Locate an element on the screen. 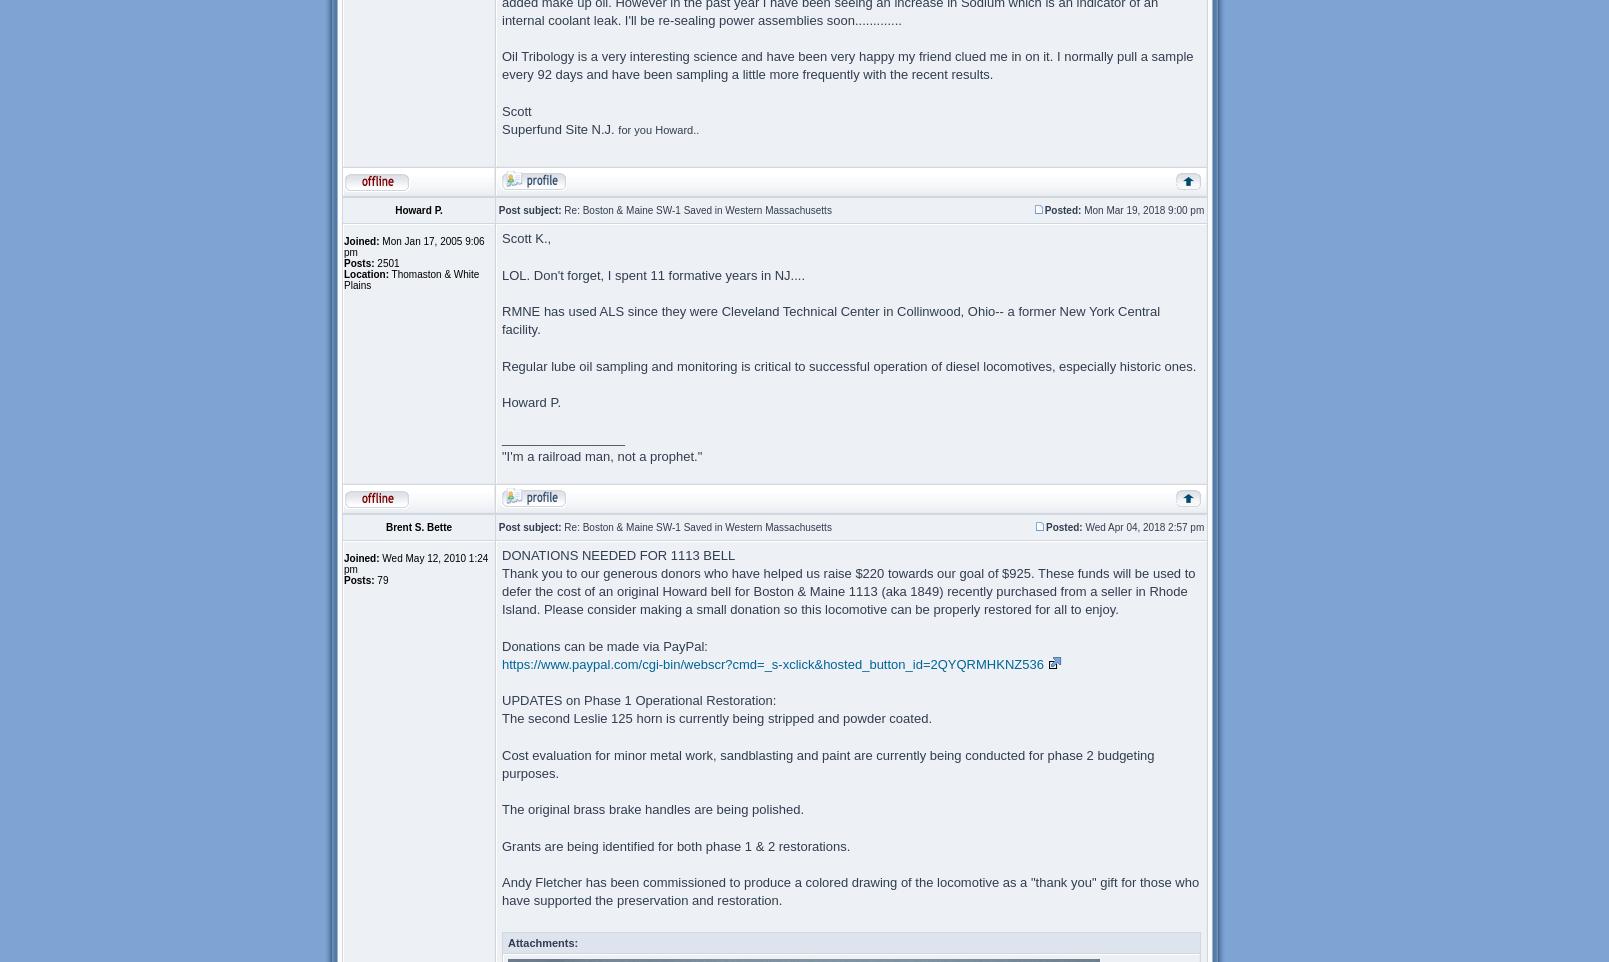 The width and height of the screenshot is (1609, 962). 'Scott K.,' is located at coordinates (525, 237).